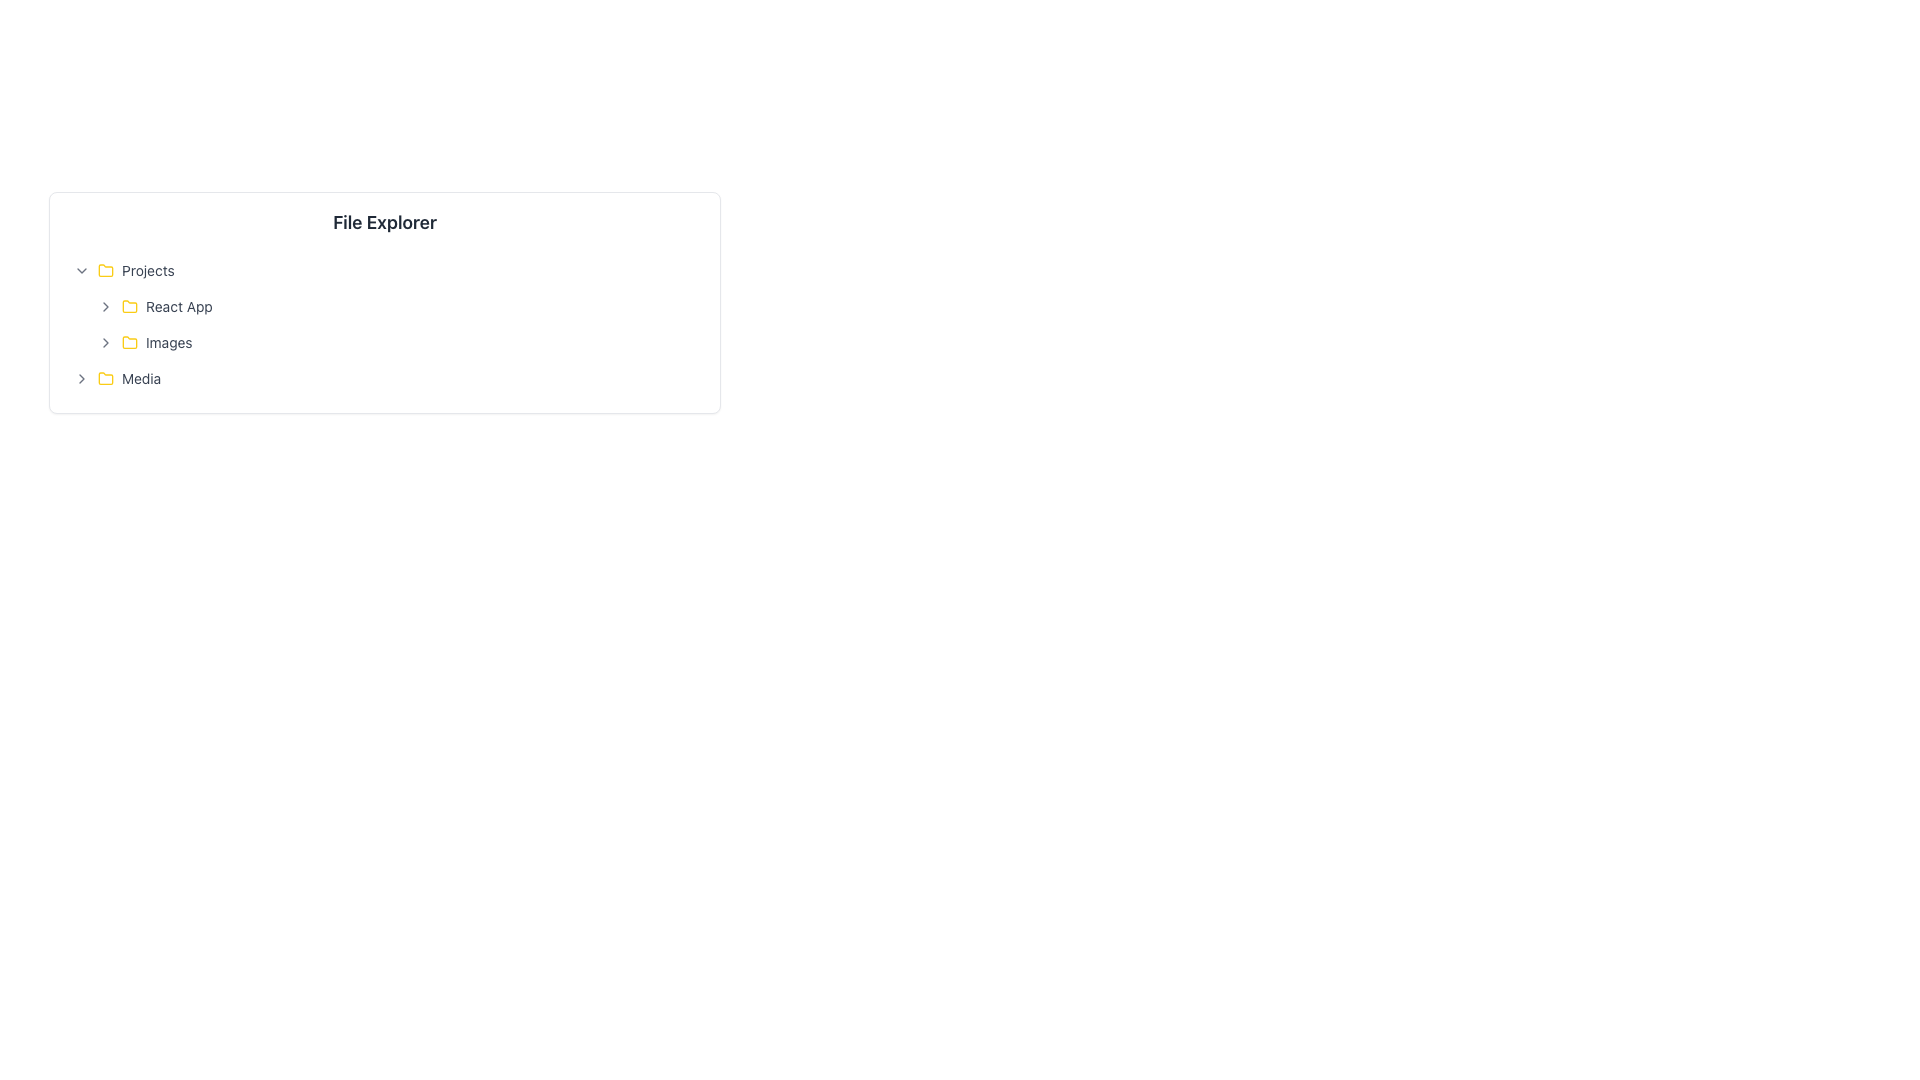 This screenshot has height=1080, width=1920. Describe the element at coordinates (80, 270) in the screenshot. I see `the downward-pointing chevron icon next to the 'Projects' label` at that location.